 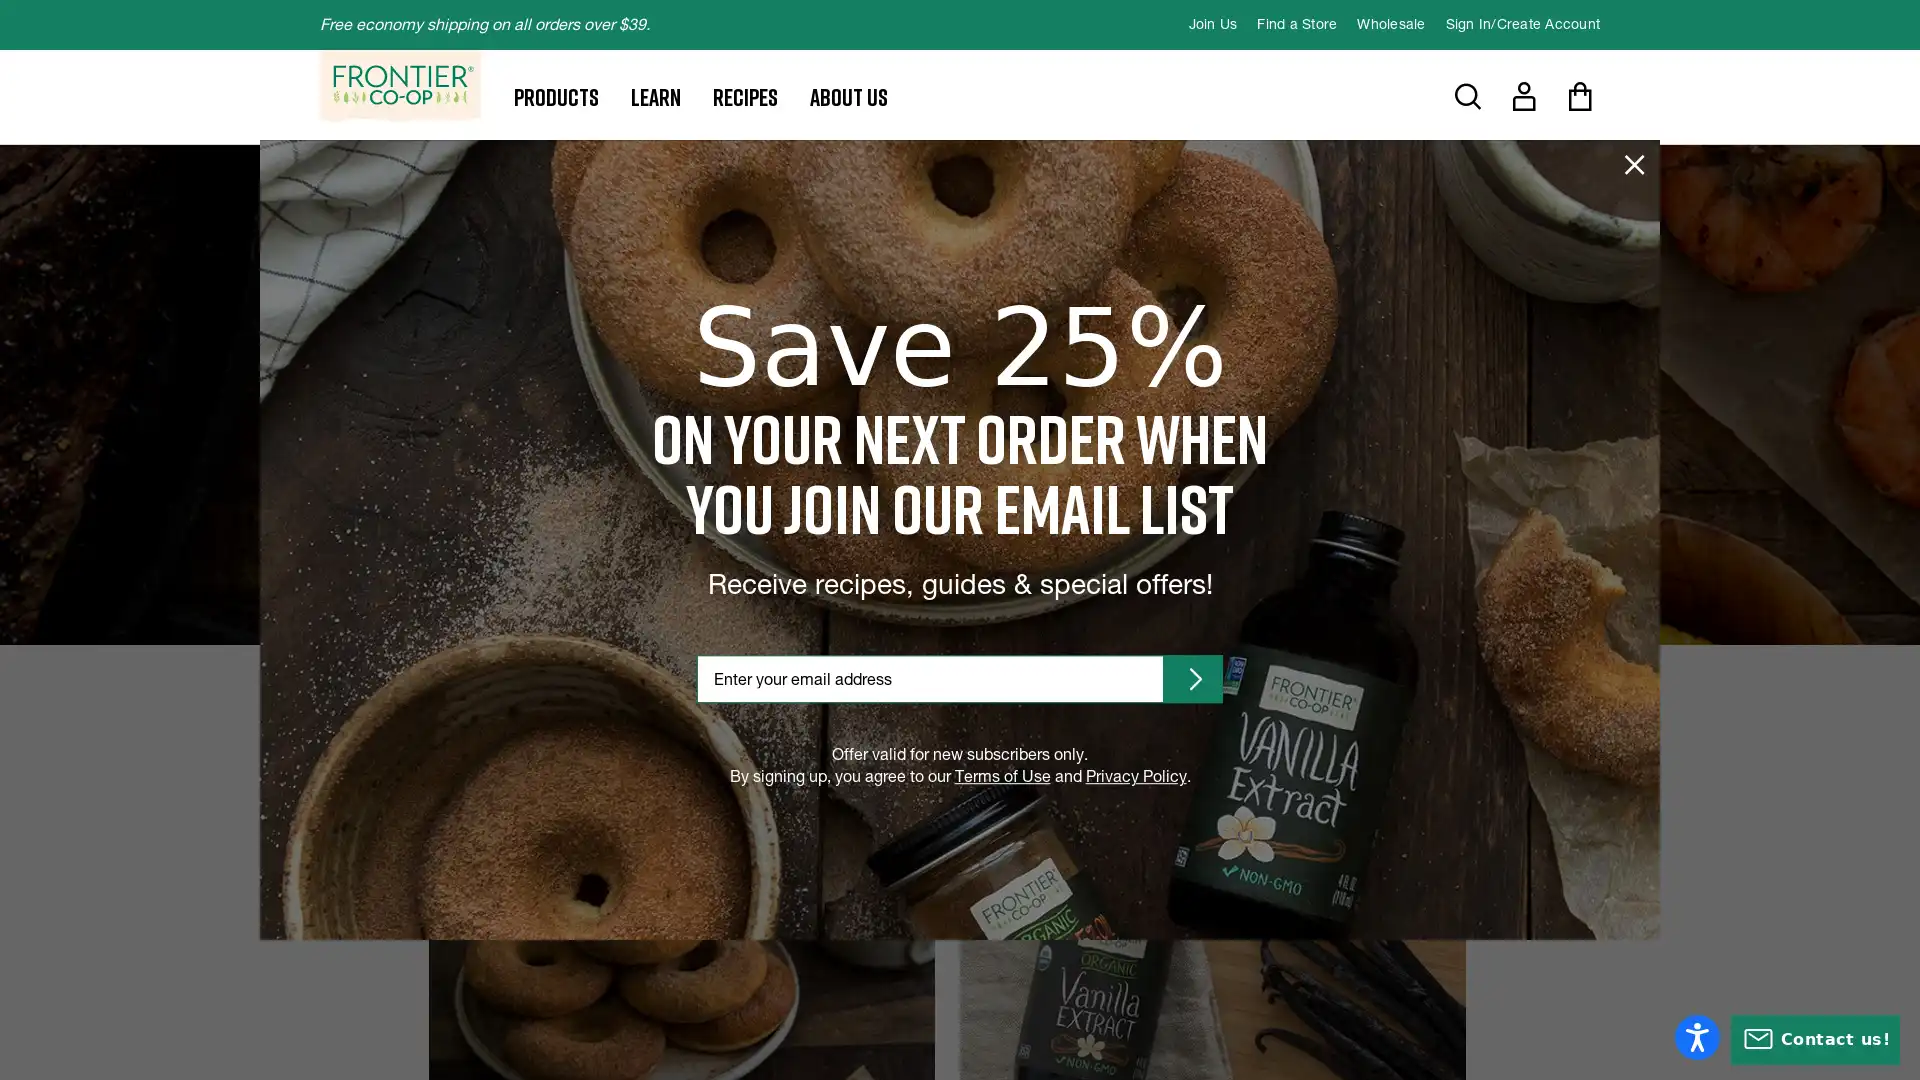 I want to click on ltkpopup-arrow-btn, so click(x=1193, y=677).